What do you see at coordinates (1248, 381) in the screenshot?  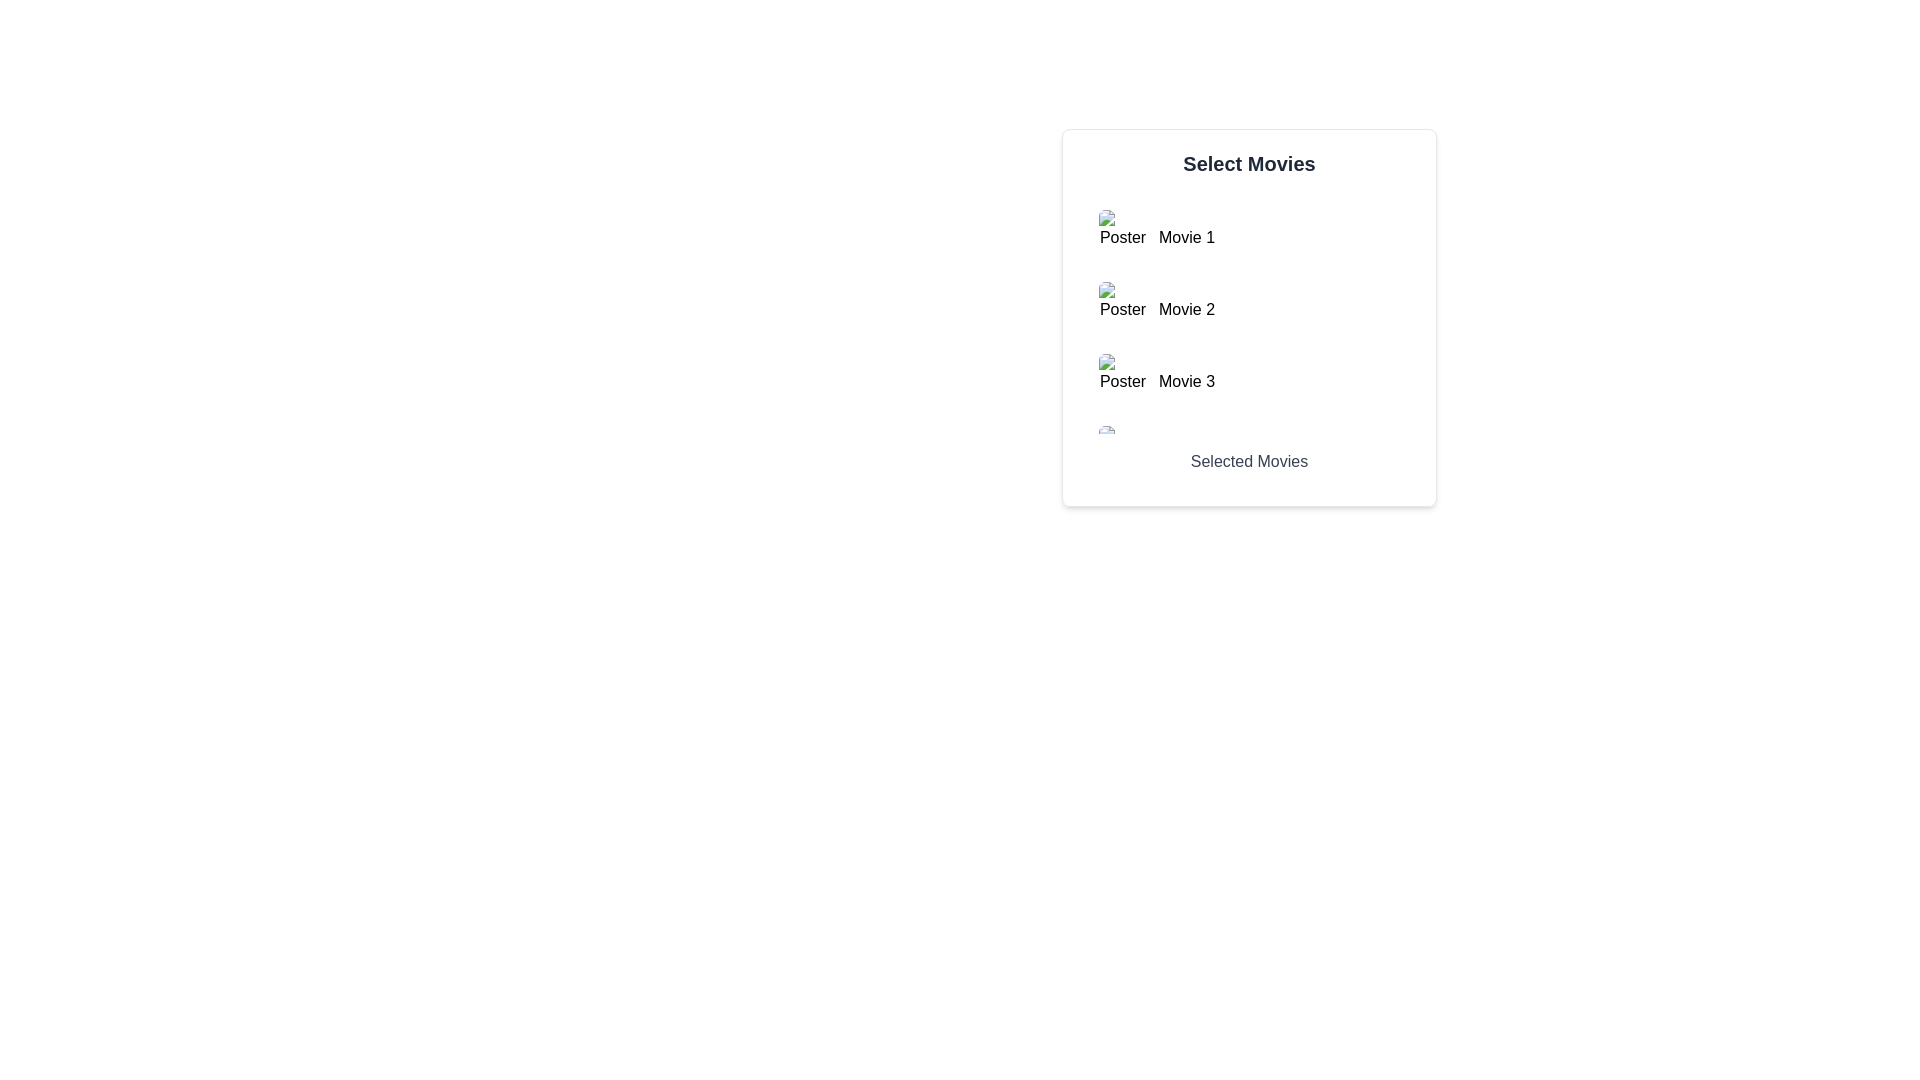 I see `the List item displaying information about 'Movie 3'` at bounding box center [1248, 381].